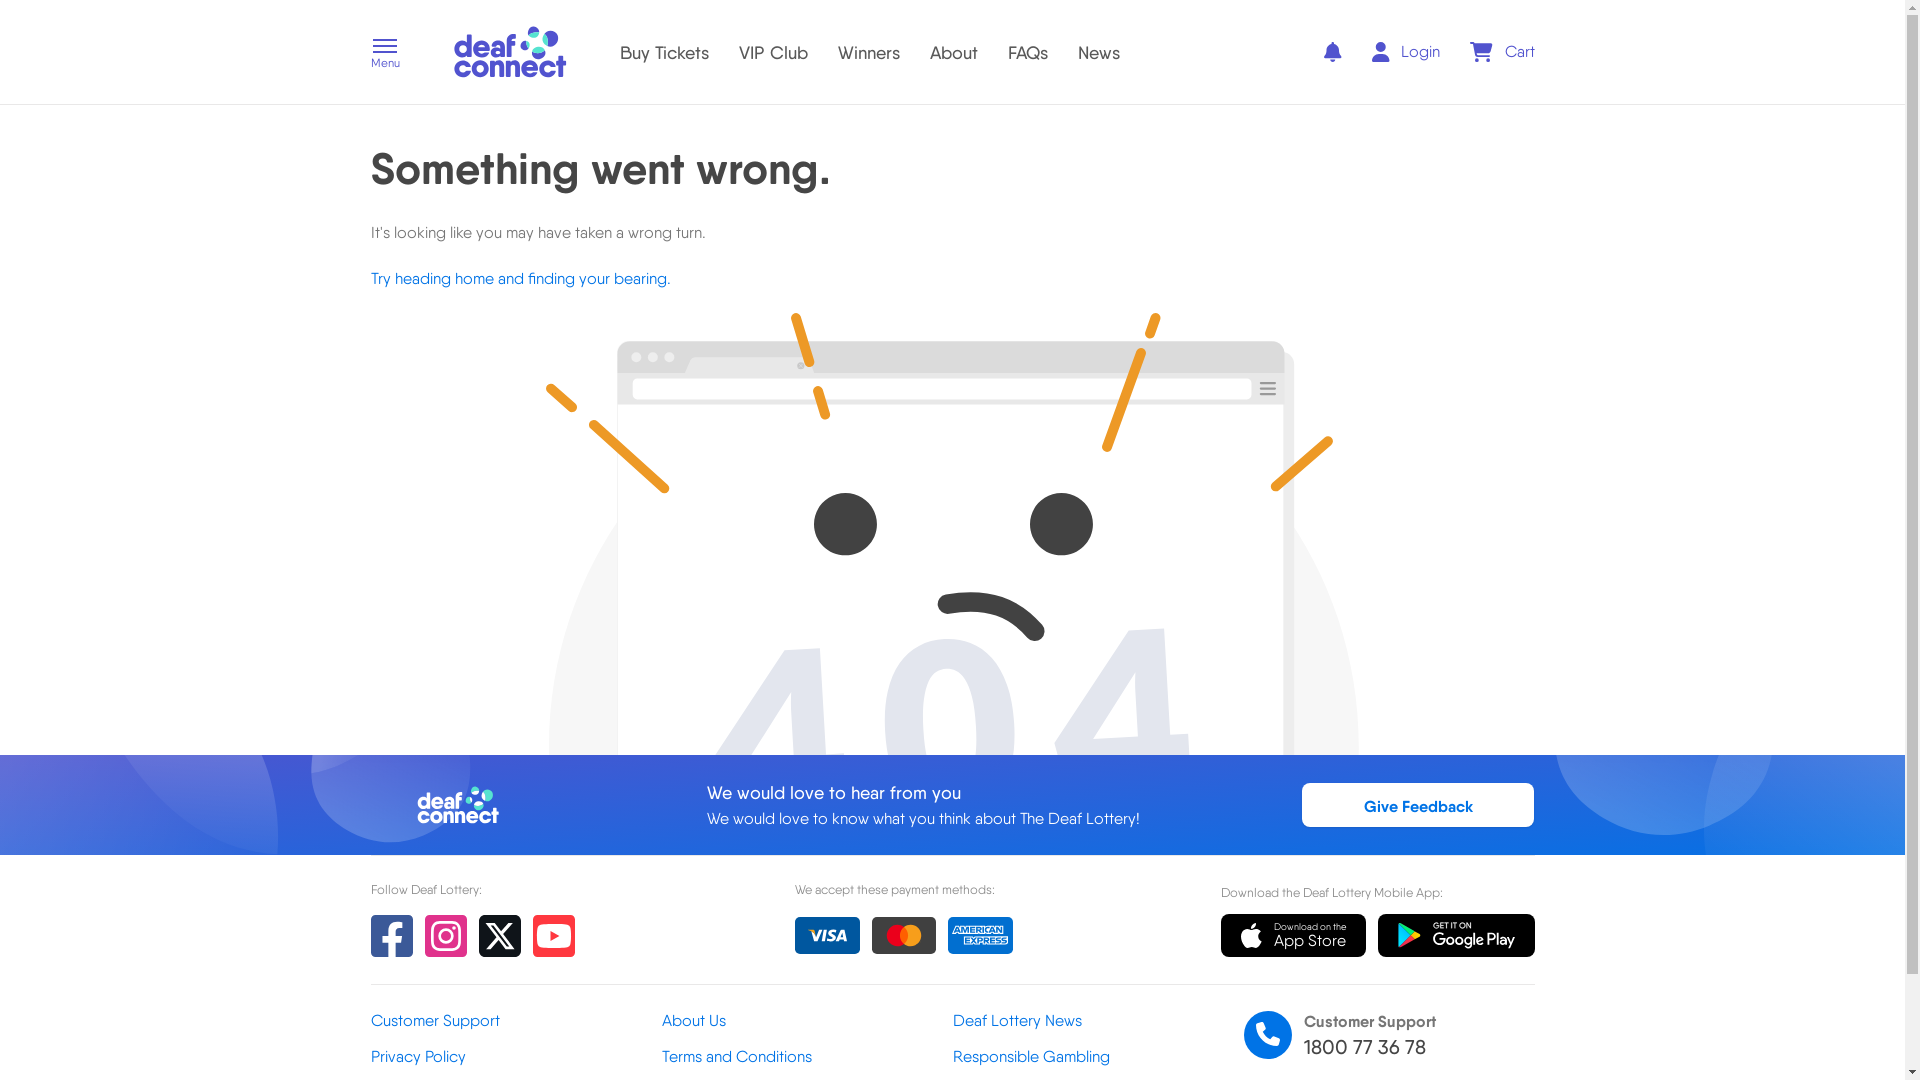 Image resolution: width=1920 pixels, height=1080 pixels. Describe the element at coordinates (1405, 50) in the screenshot. I see `'Login'` at that location.